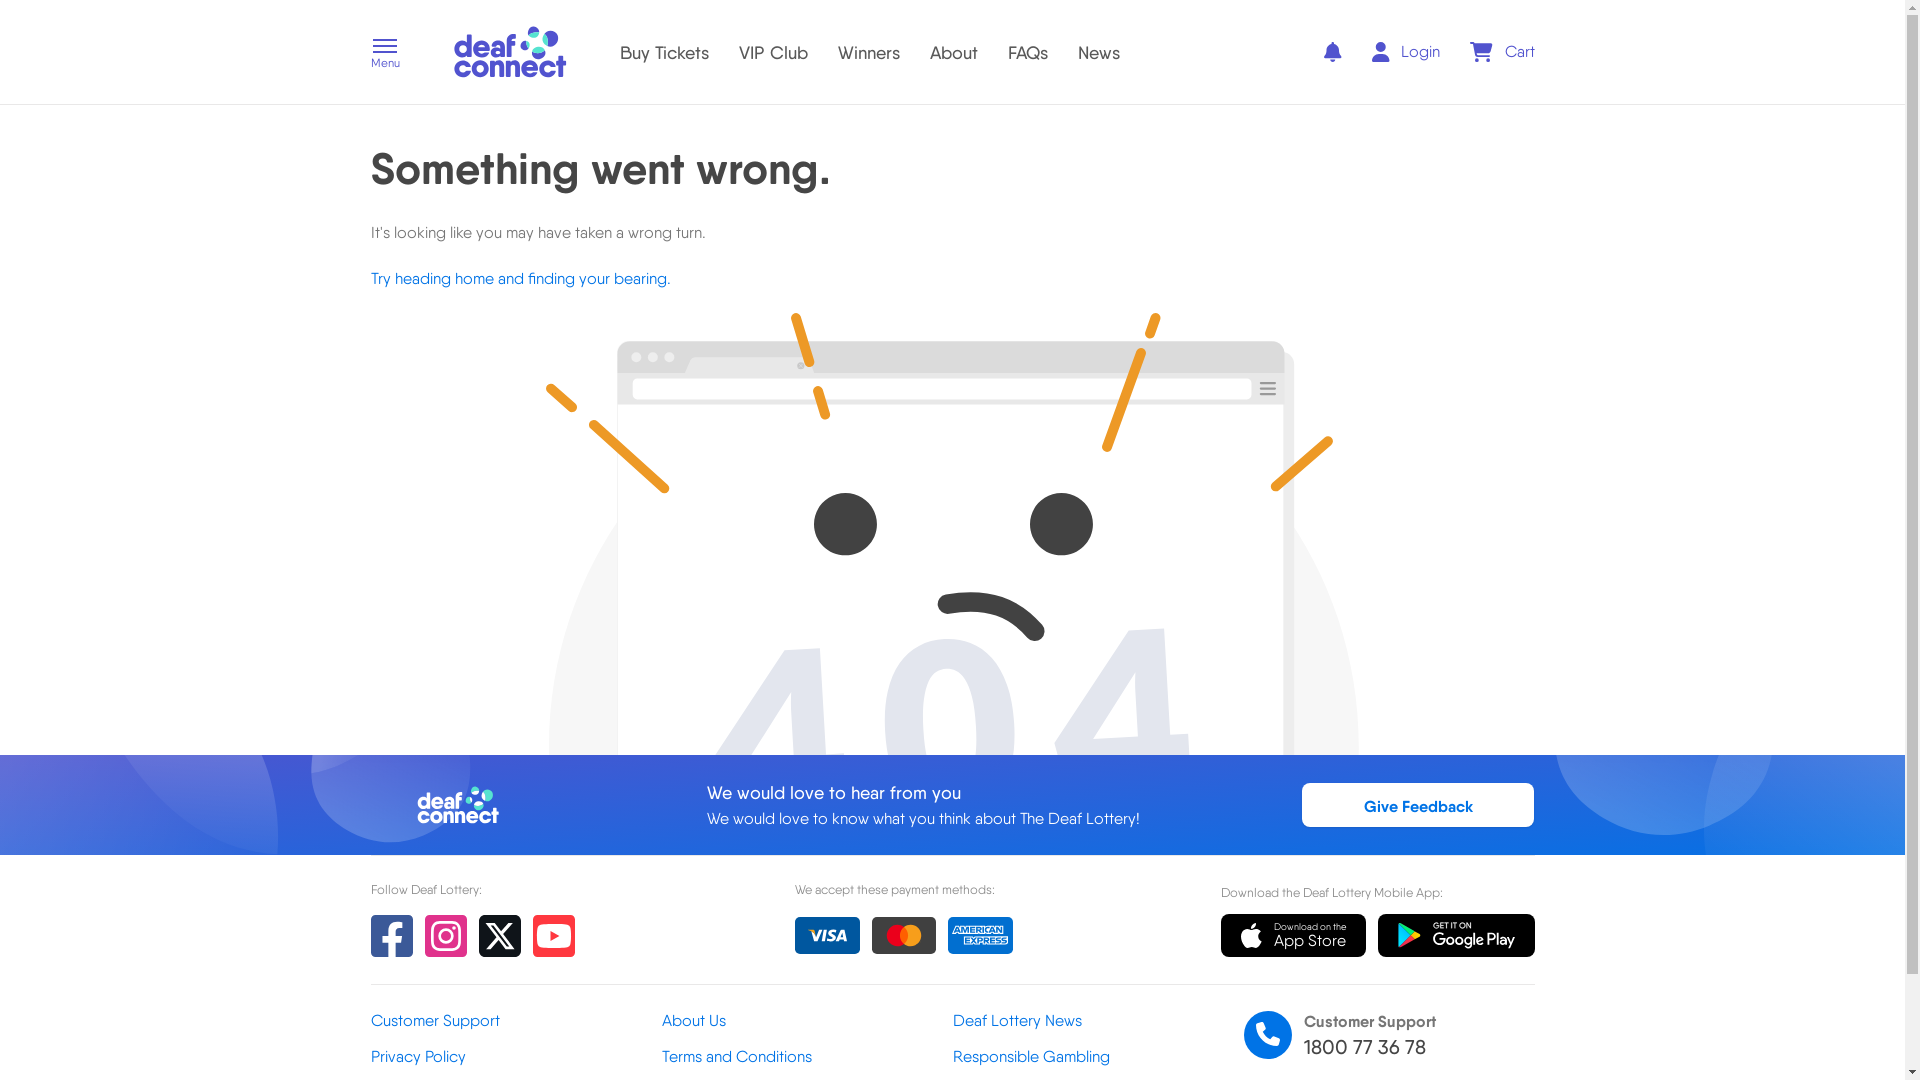 Image resolution: width=1920 pixels, height=1080 pixels. Describe the element at coordinates (1405, 50) in the screenshot. I see `'Login'` at that location.